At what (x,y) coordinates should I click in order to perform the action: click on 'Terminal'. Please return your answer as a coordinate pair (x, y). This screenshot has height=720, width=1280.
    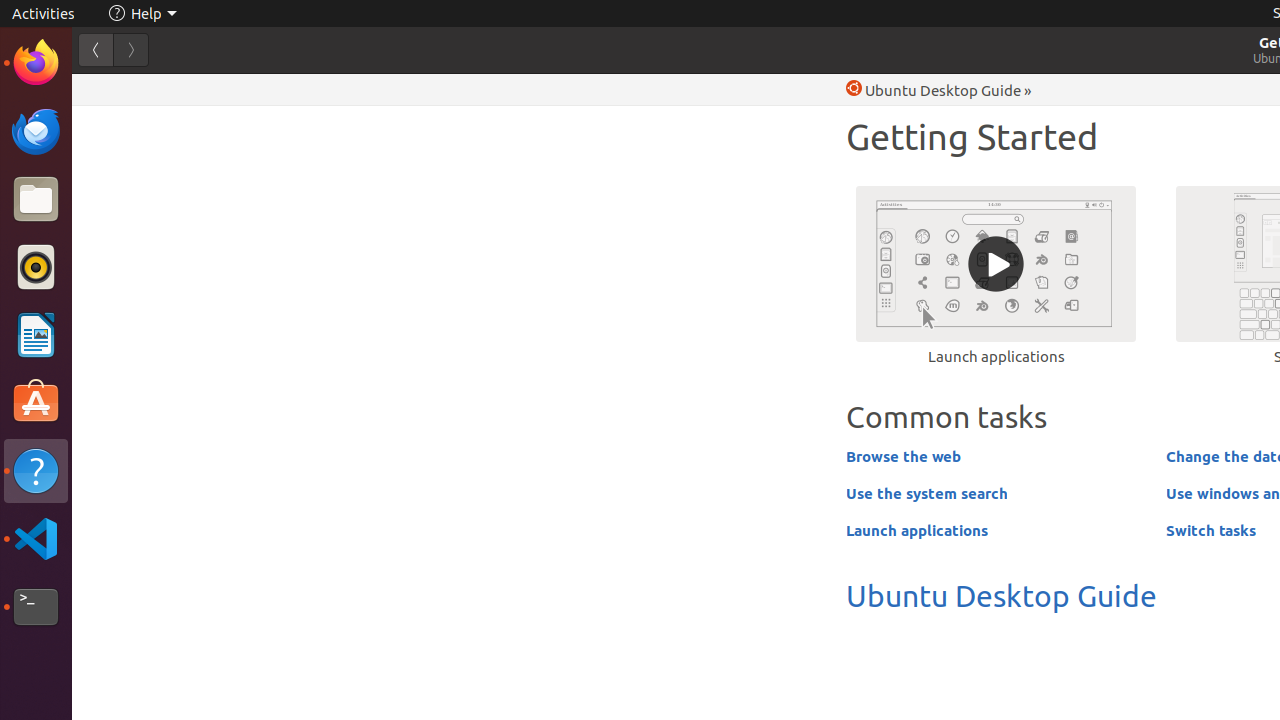
    Looking at the image, I should click on (35, 606).